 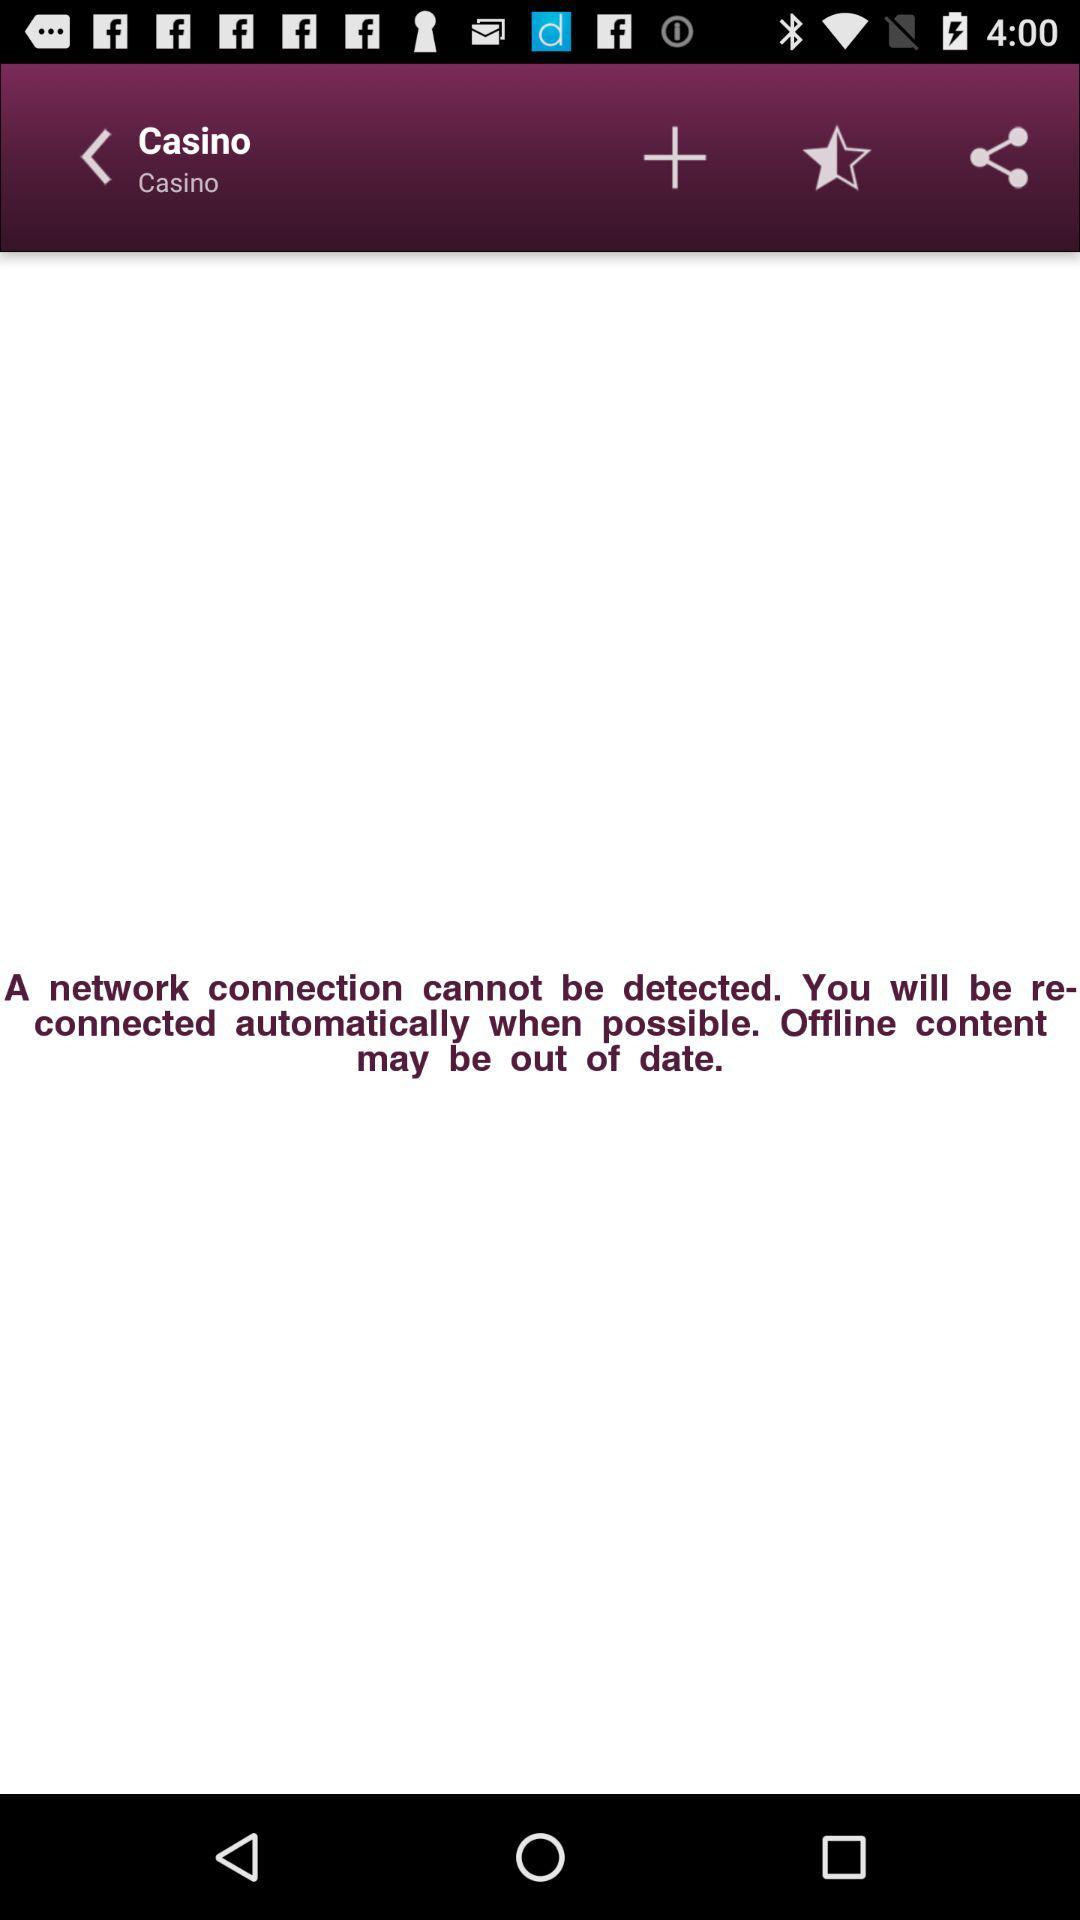 What do you see at coordinates (999, 156) in the screenshot?
I see `share button` at bounding box center [999, 156].